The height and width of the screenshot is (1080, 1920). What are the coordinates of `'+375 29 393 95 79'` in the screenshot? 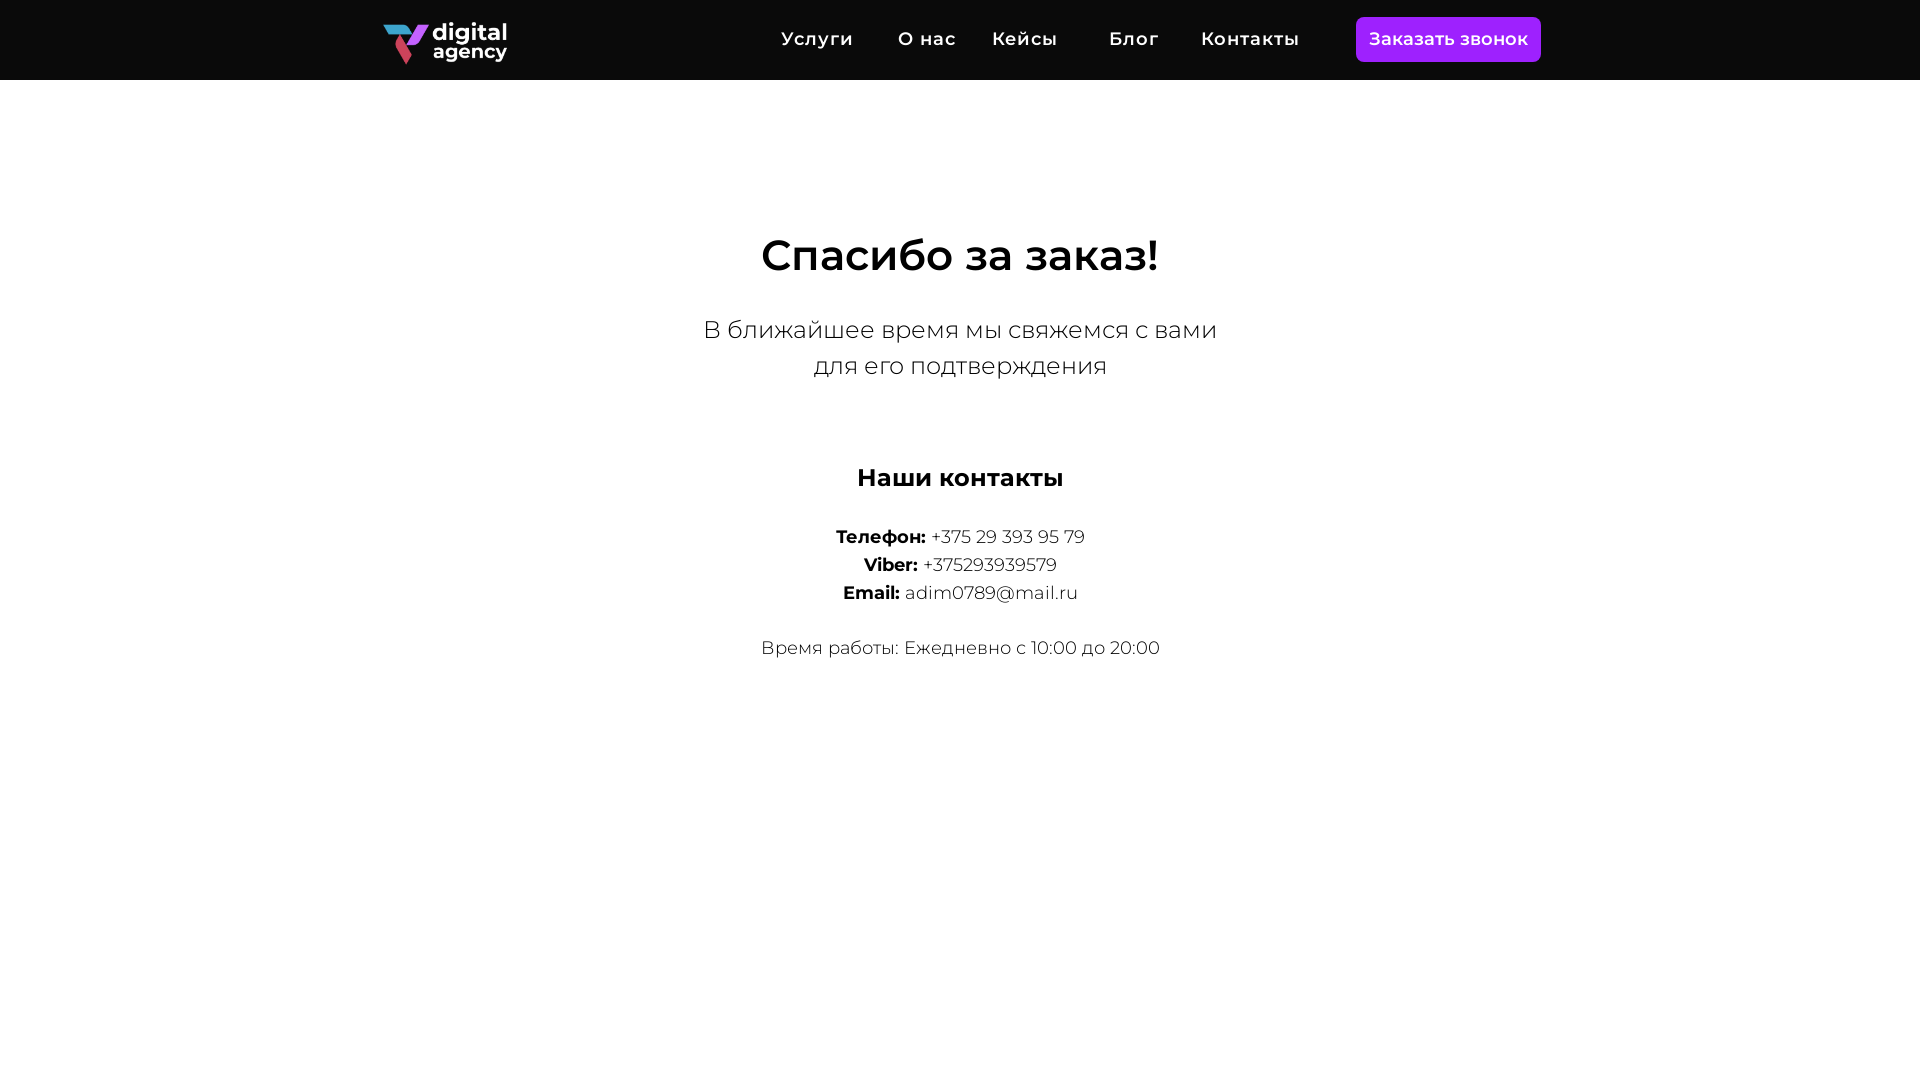 It's located at (929, 535).